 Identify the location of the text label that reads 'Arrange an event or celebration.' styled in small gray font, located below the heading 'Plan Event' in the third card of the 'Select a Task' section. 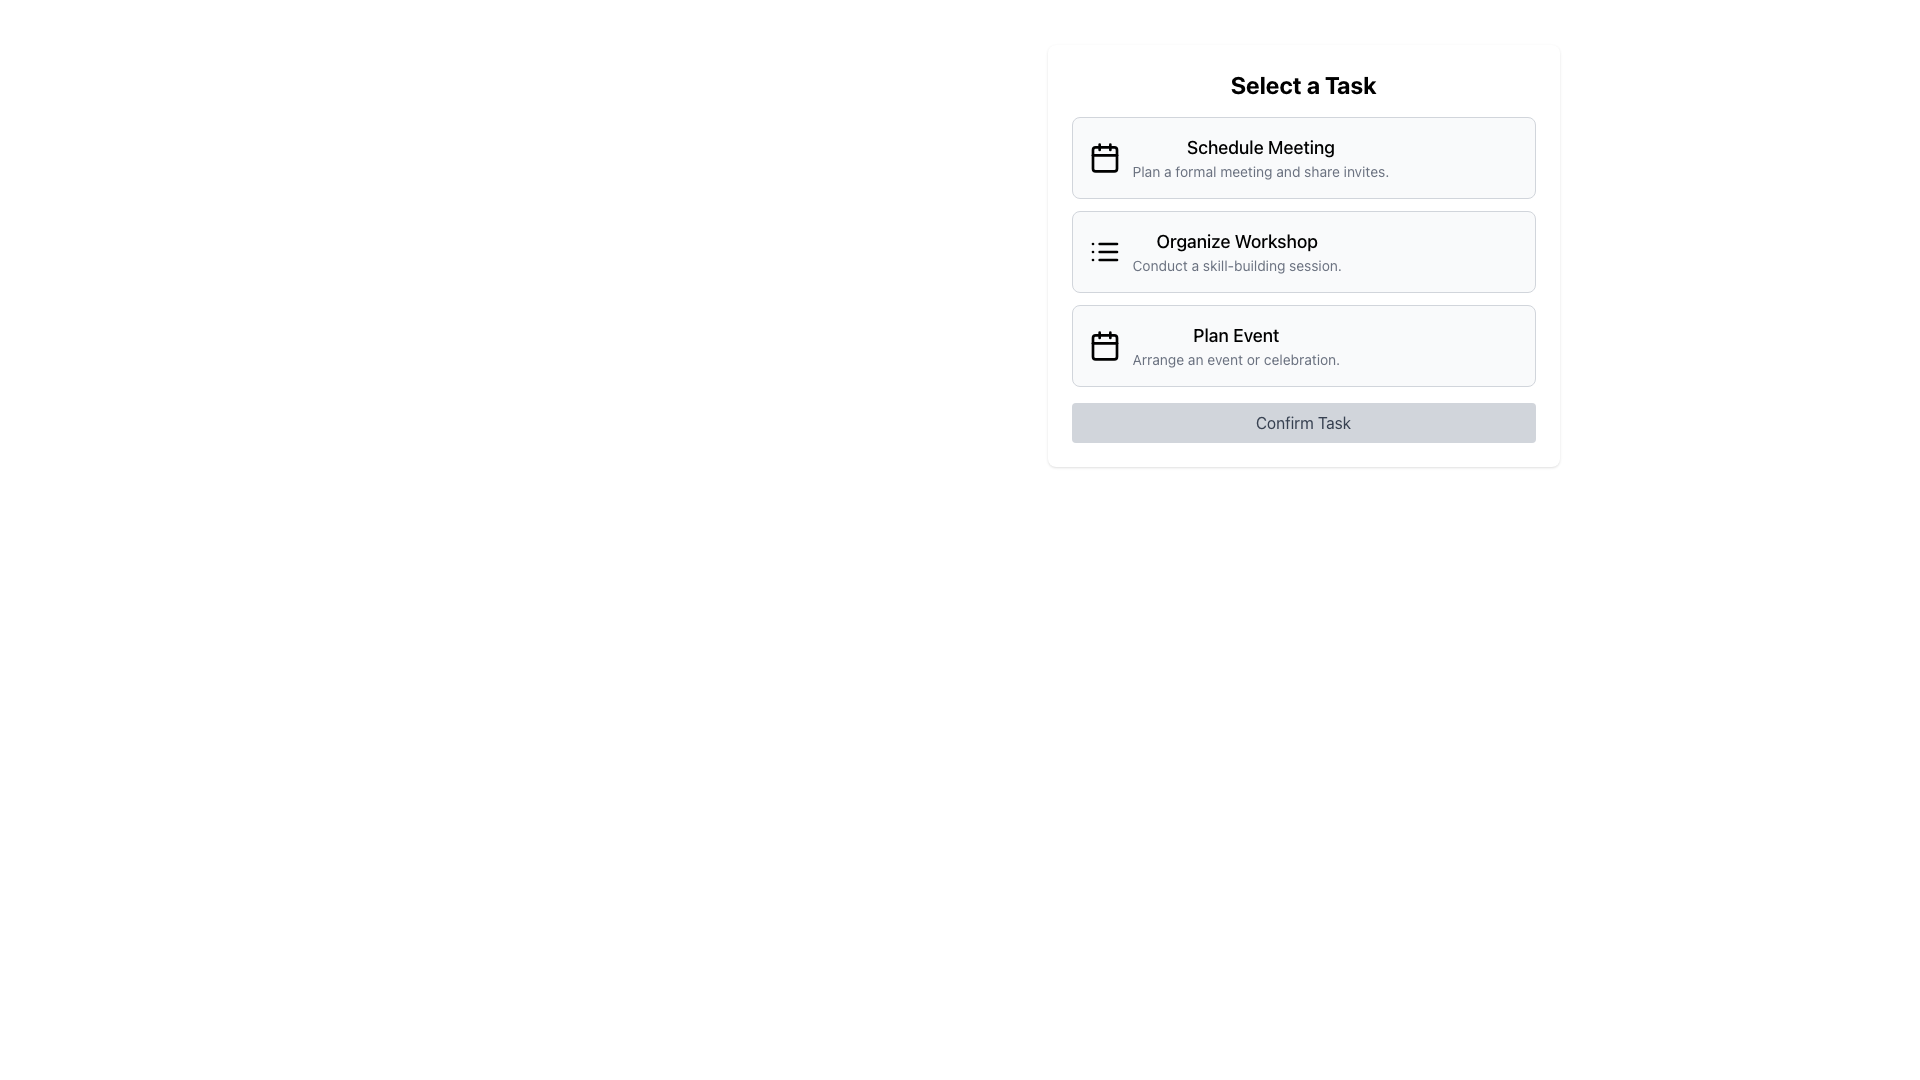
(1235, 358).